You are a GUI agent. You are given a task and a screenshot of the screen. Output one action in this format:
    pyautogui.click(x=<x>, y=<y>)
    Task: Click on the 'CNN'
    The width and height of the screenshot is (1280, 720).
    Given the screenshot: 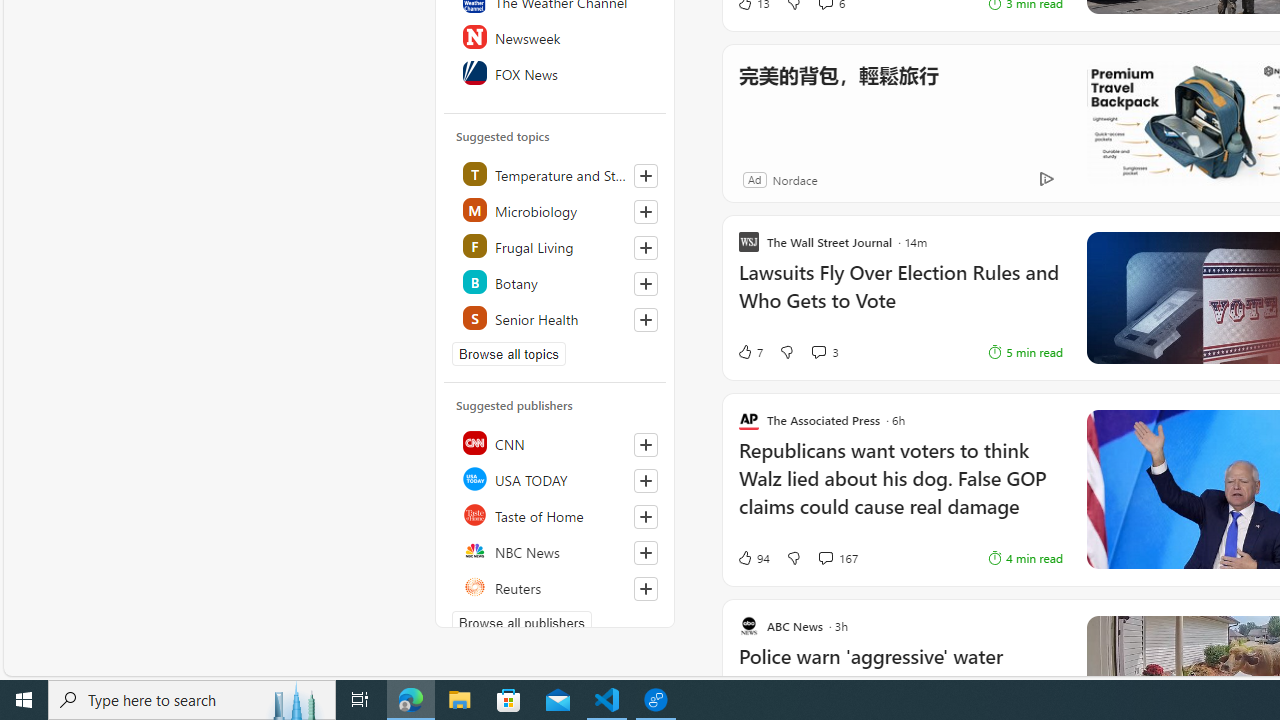 What is the action you would take?
    pyautogui.click(x=556, y=442)
    